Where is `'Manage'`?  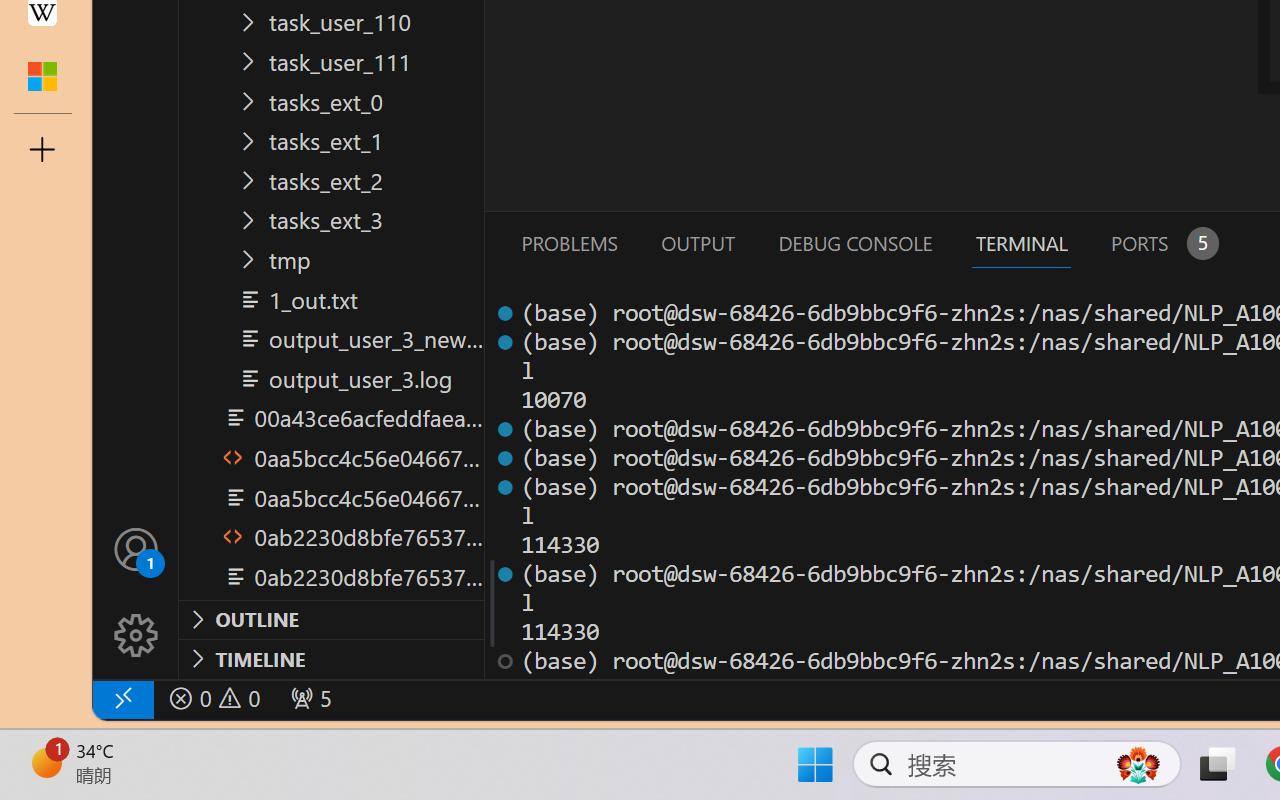 'Manage' is located at coordinates (134, 591).